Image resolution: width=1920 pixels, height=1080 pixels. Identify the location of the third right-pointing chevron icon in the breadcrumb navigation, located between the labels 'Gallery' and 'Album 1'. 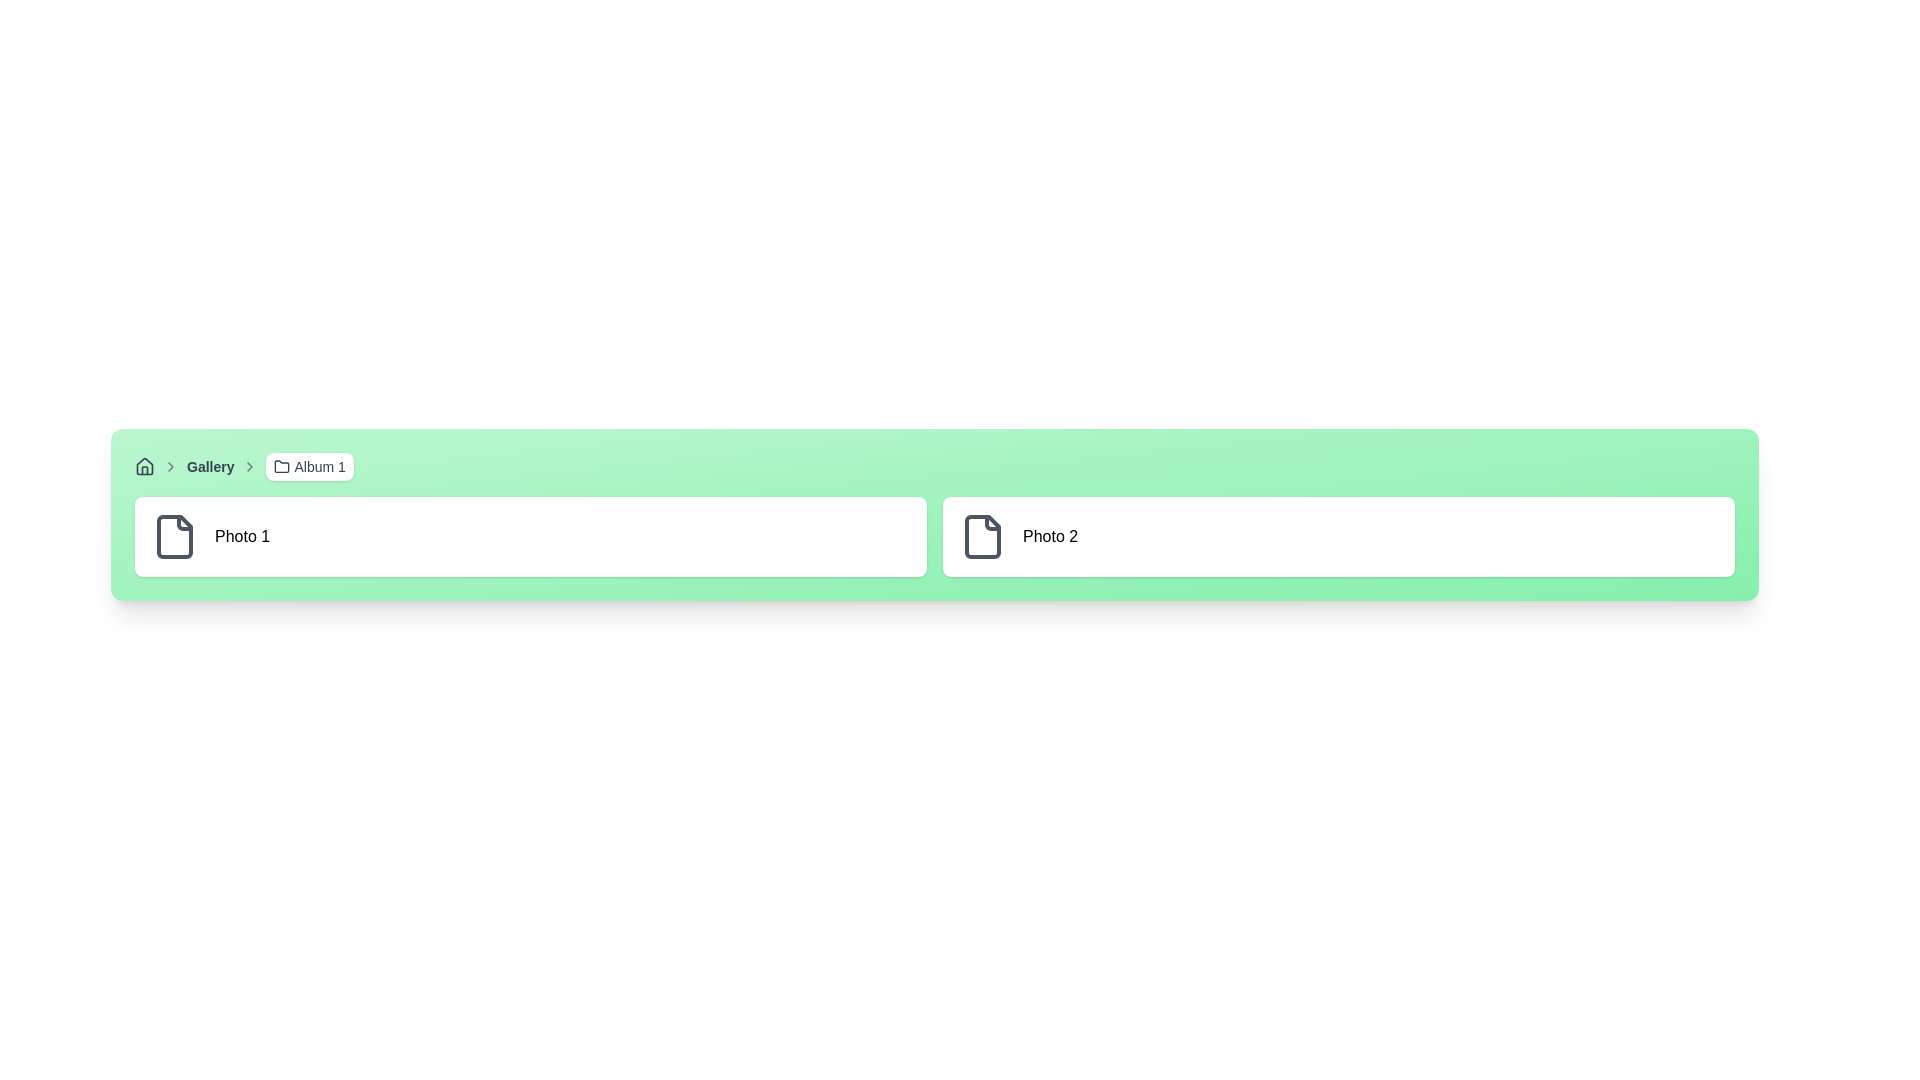
(249, 466).